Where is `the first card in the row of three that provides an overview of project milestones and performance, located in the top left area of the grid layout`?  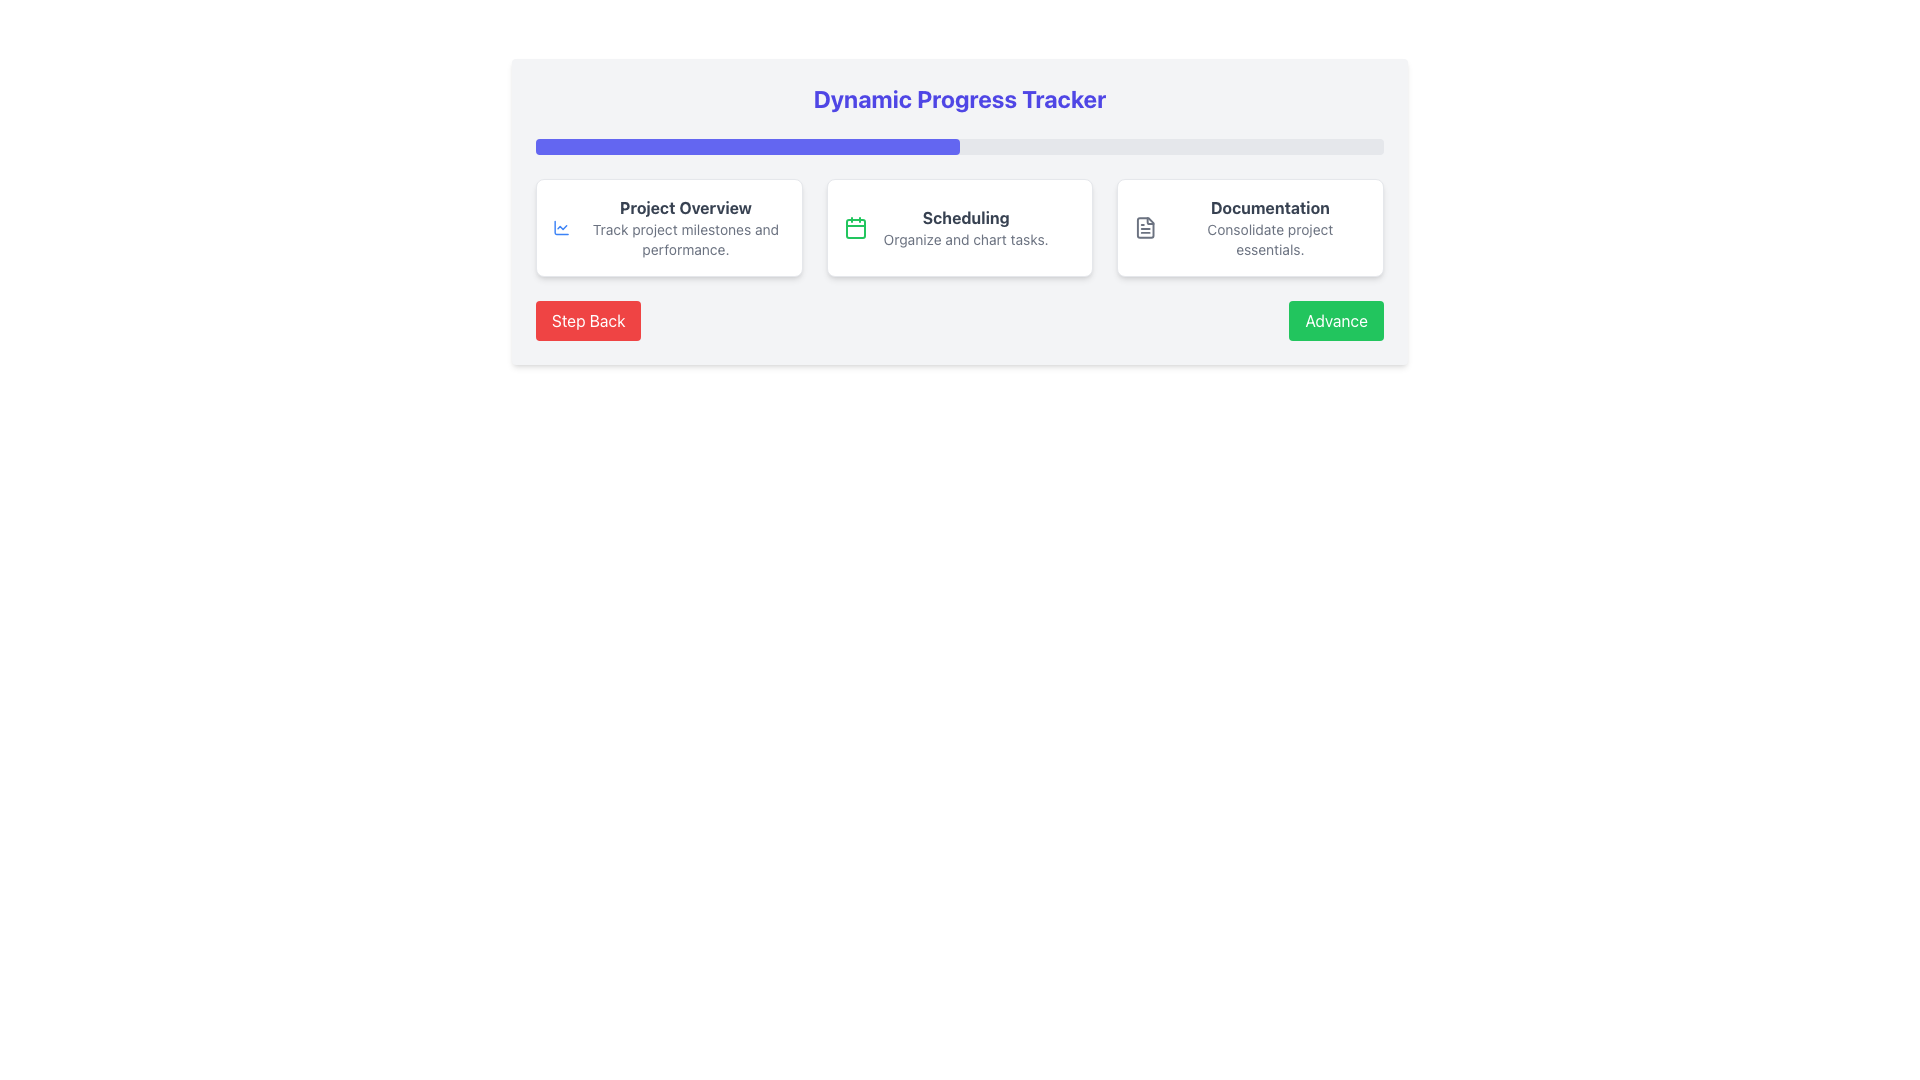 the first card in the row of three that provides an overview of project milestones and performance, located in the top left area of the grid layout is located at coordinates (668, 226).